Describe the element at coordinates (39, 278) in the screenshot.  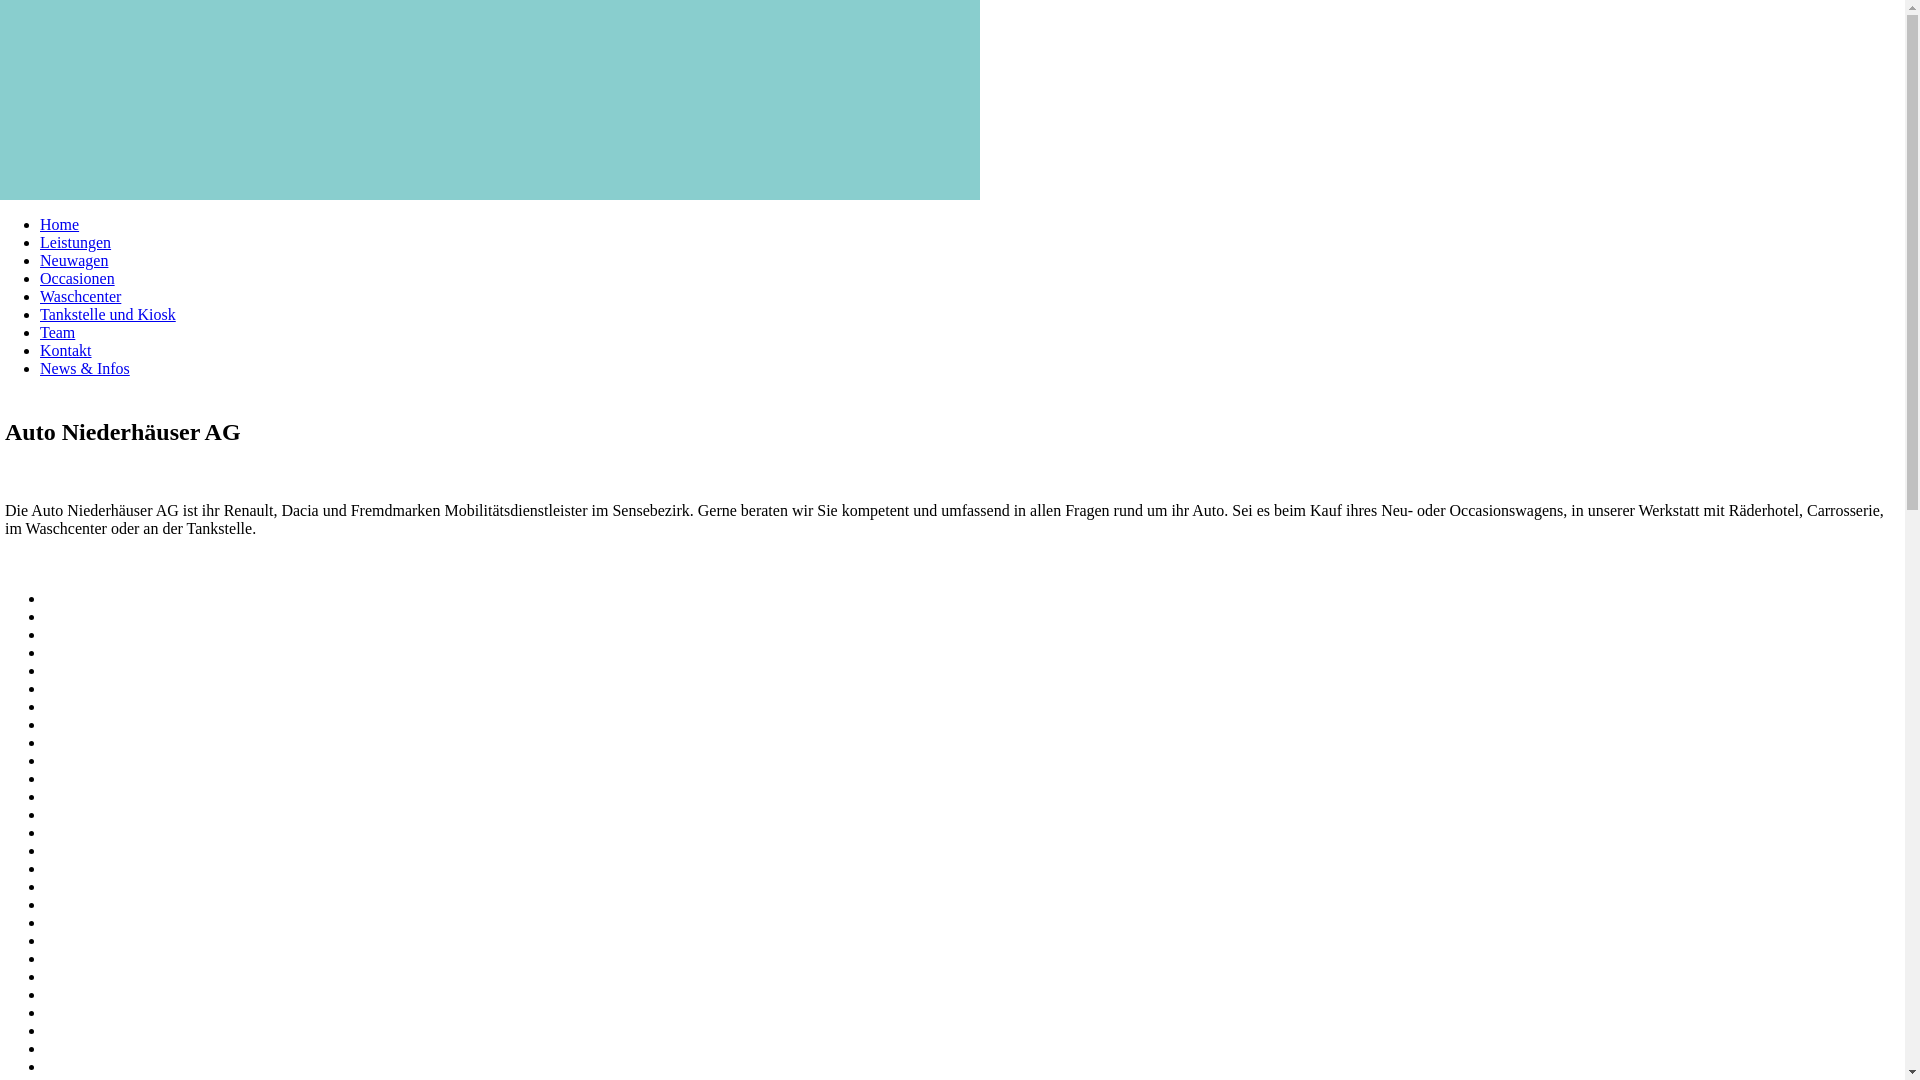
I see `'Occasionen'` at that location.